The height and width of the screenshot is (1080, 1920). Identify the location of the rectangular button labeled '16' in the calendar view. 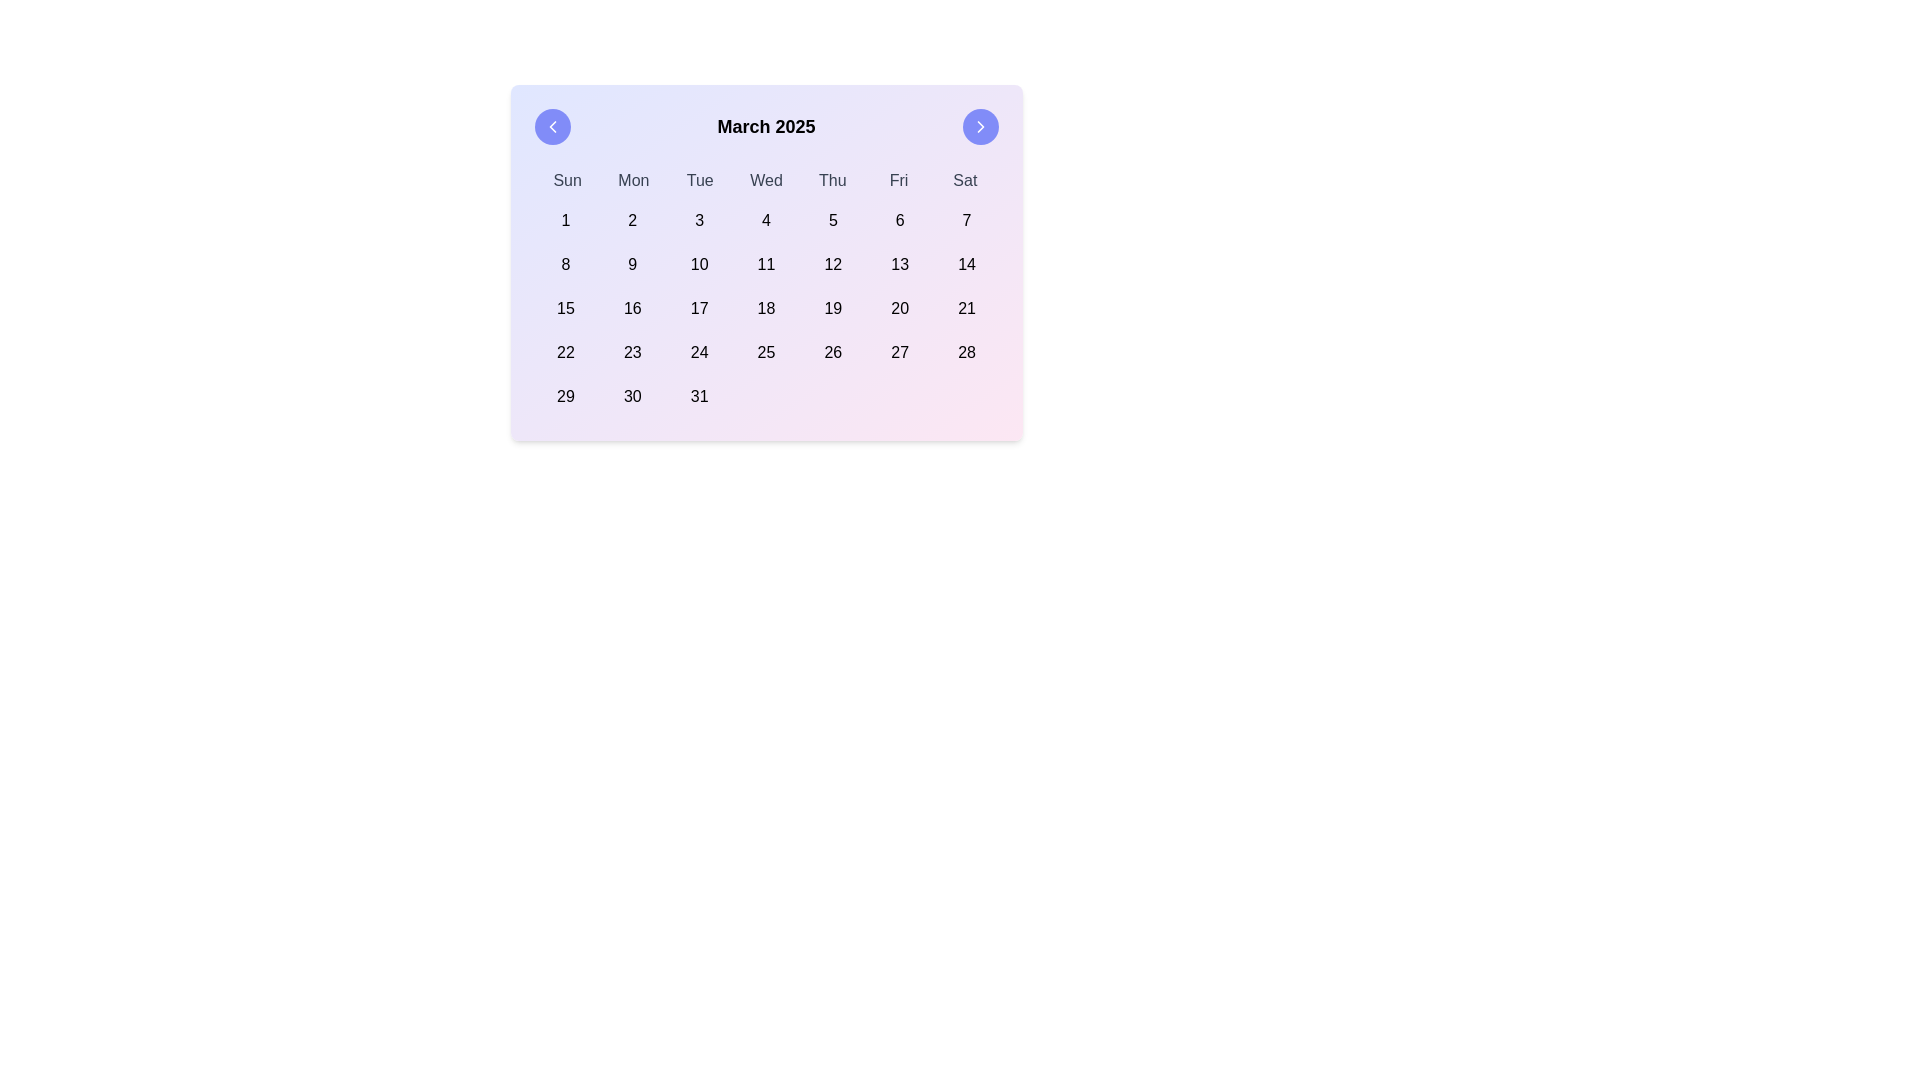
(631, 308).